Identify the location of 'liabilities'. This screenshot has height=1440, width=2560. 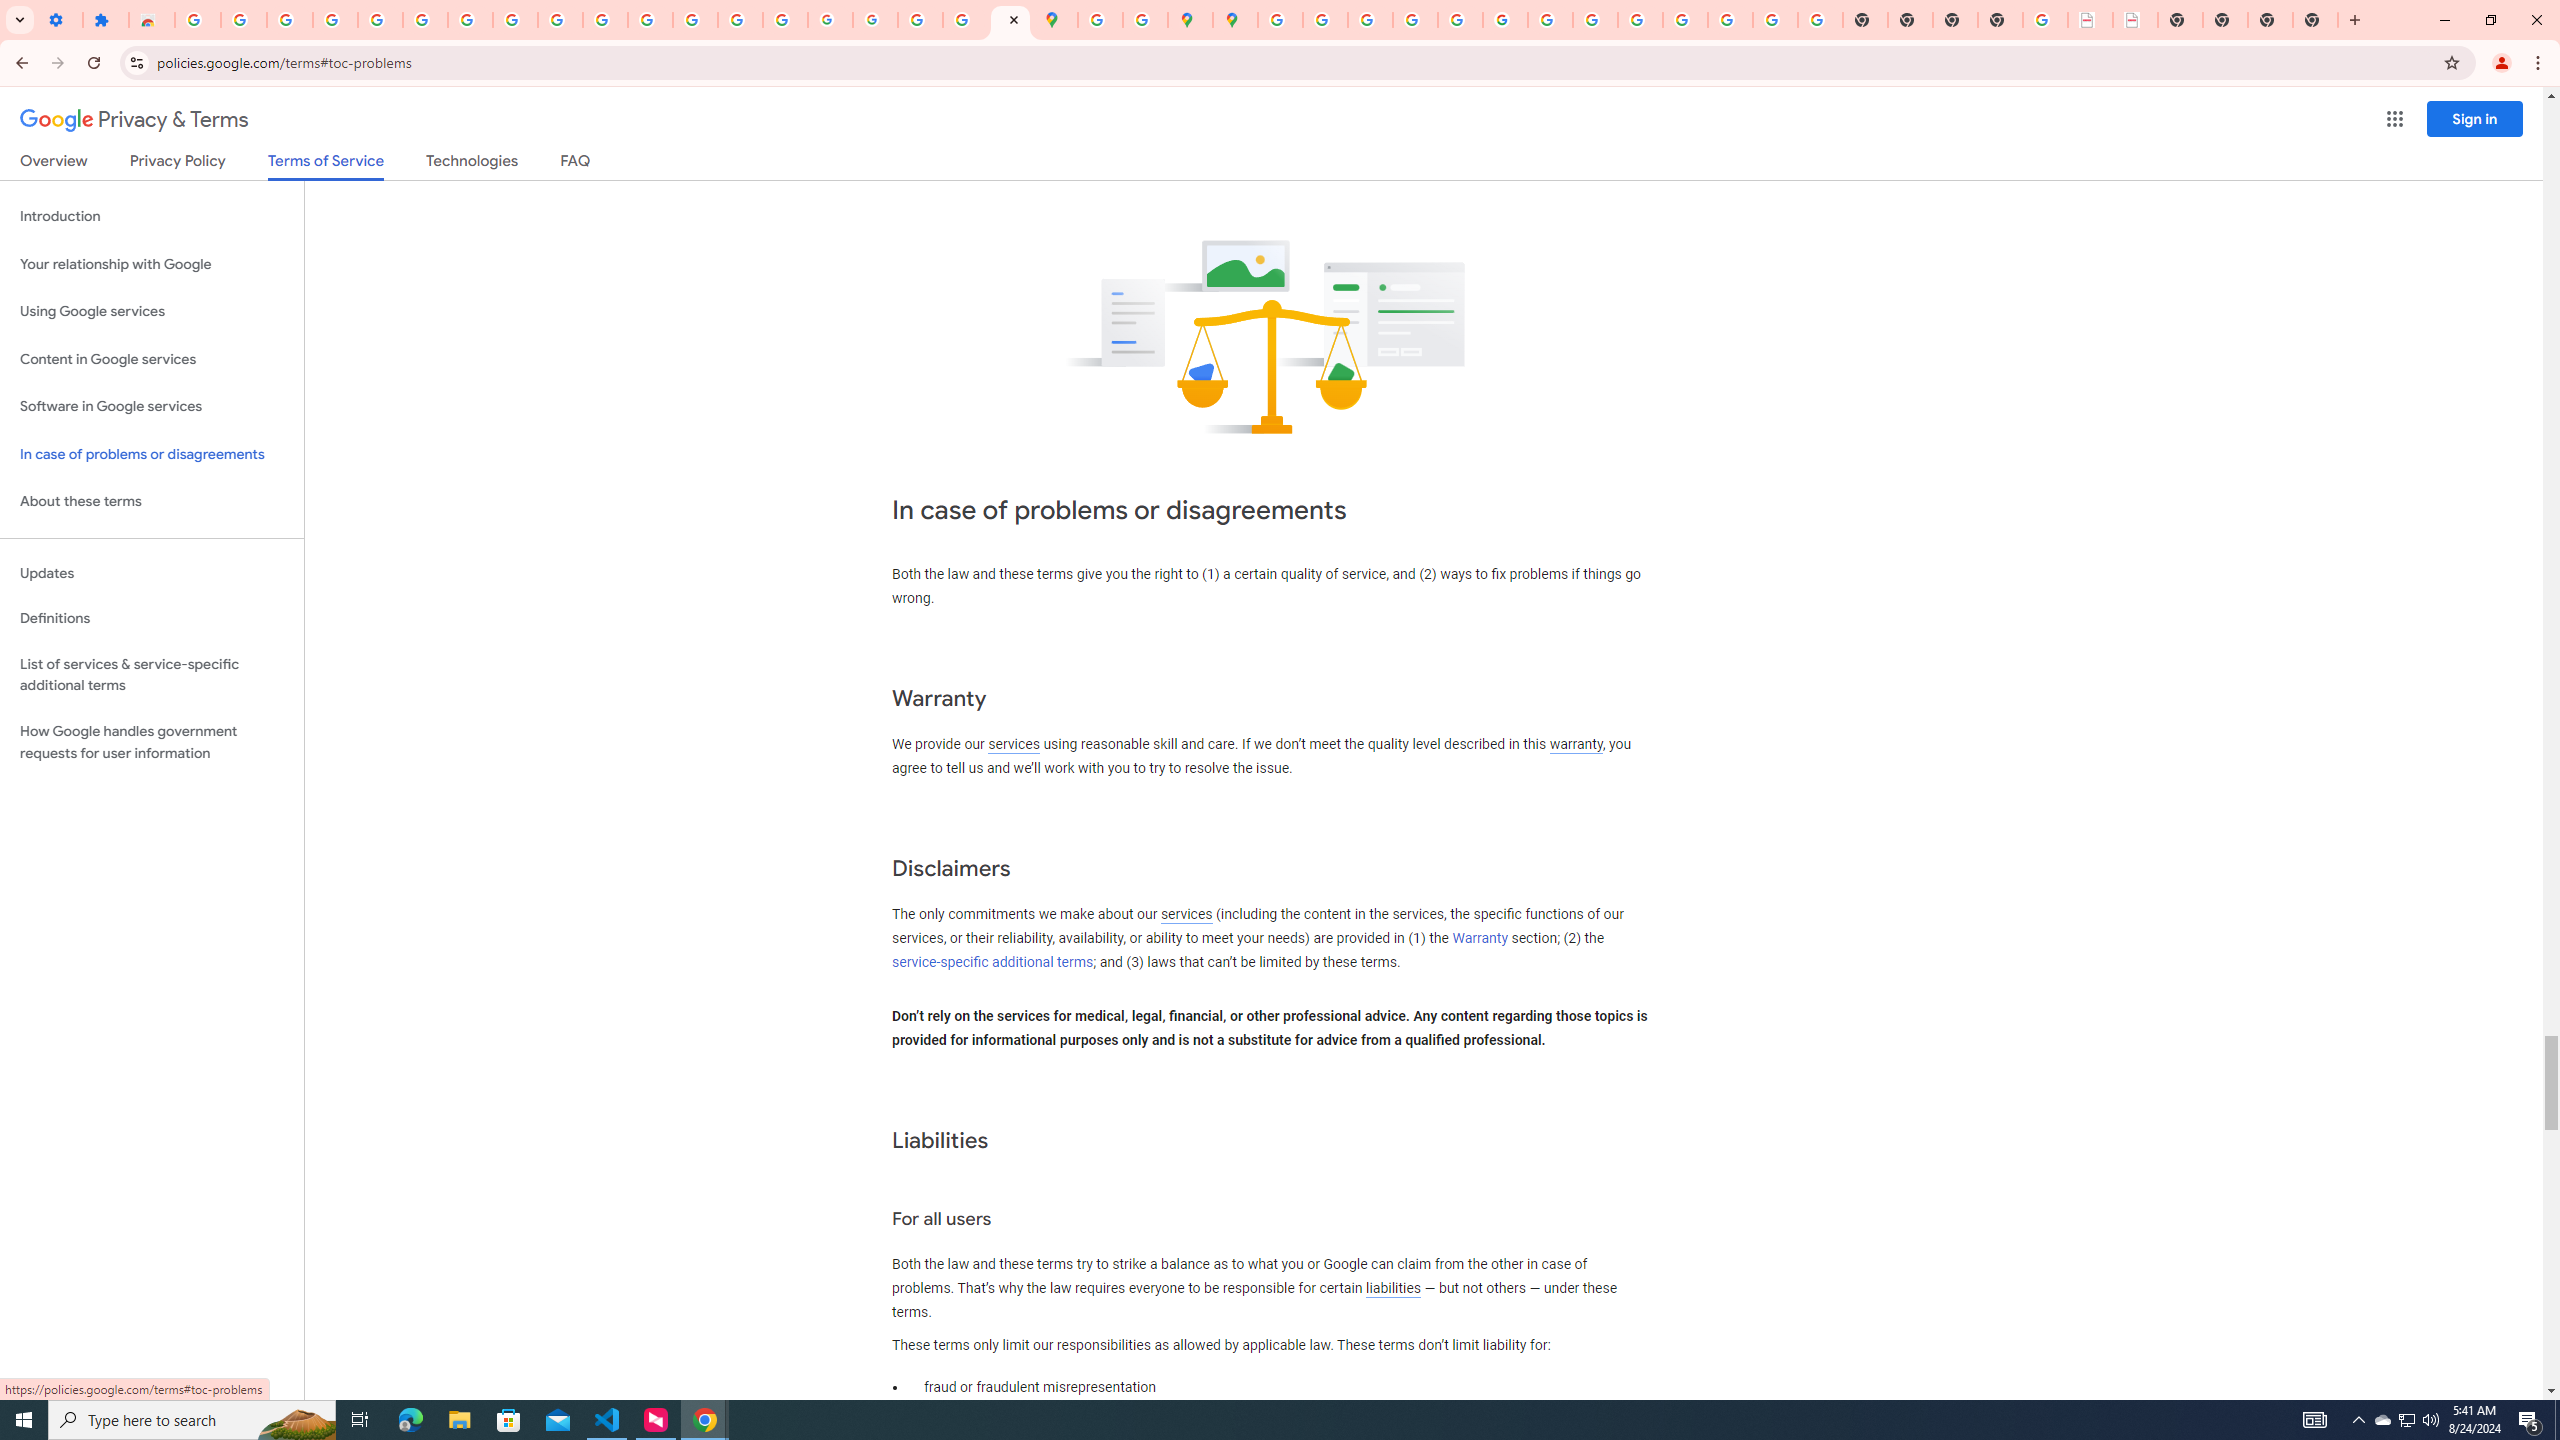
(1391, 1287).